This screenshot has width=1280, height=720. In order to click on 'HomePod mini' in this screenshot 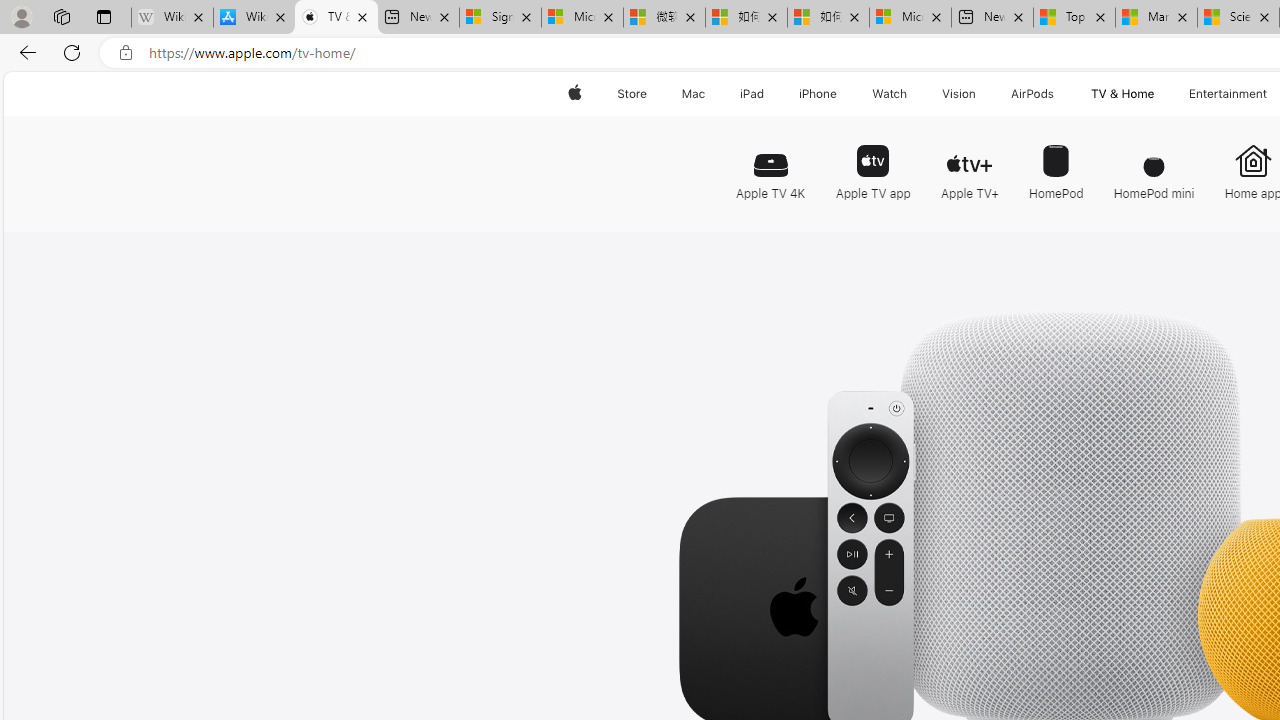, I will do `click(1154, 163)`.